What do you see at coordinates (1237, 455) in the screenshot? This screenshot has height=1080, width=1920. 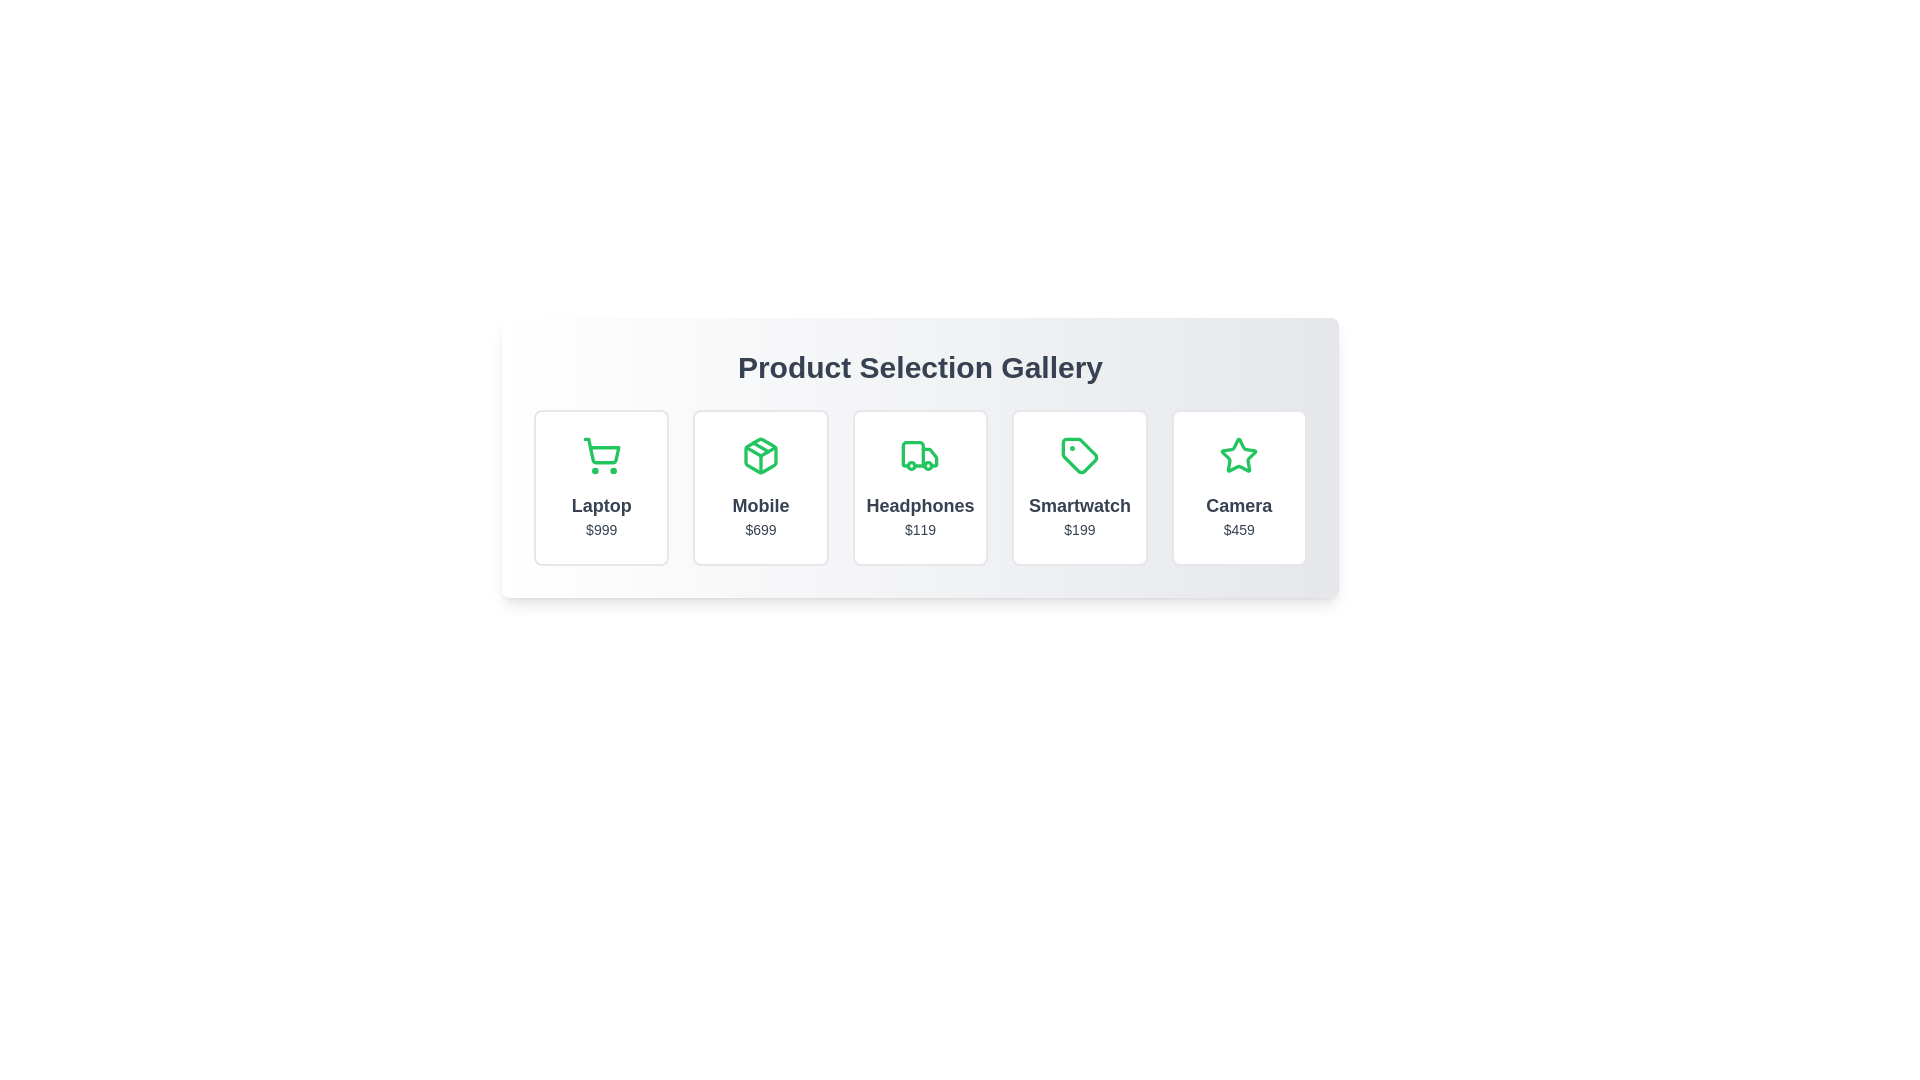 I see `the green outlined star icon located at the top part of the card labeled 'Camera' for interaction` at bounding box center [1237, 455].